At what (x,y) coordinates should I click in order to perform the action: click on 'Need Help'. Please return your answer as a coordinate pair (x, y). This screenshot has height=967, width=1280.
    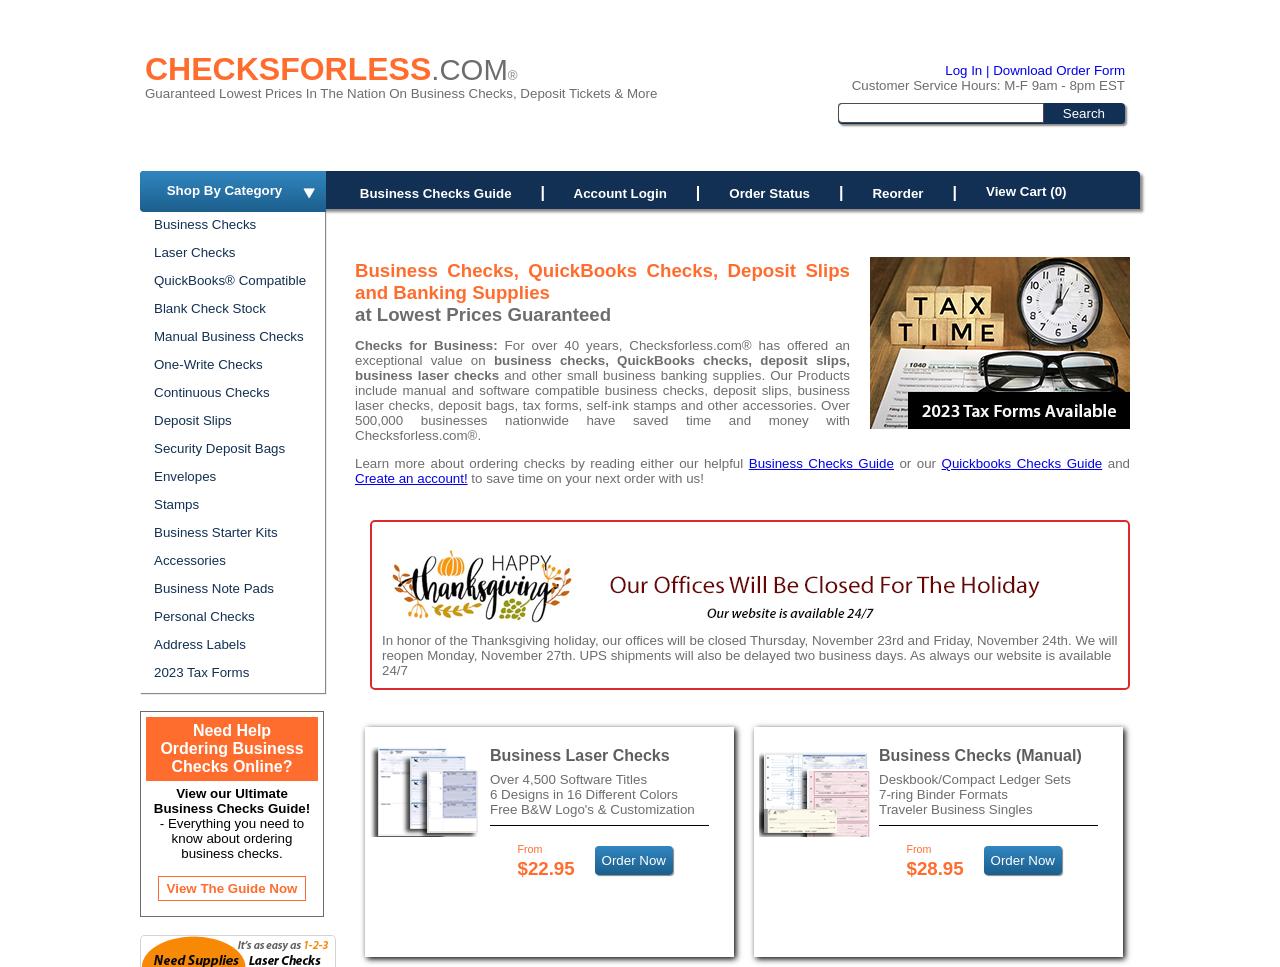
    Looking at the image, I should click on (231, 729).